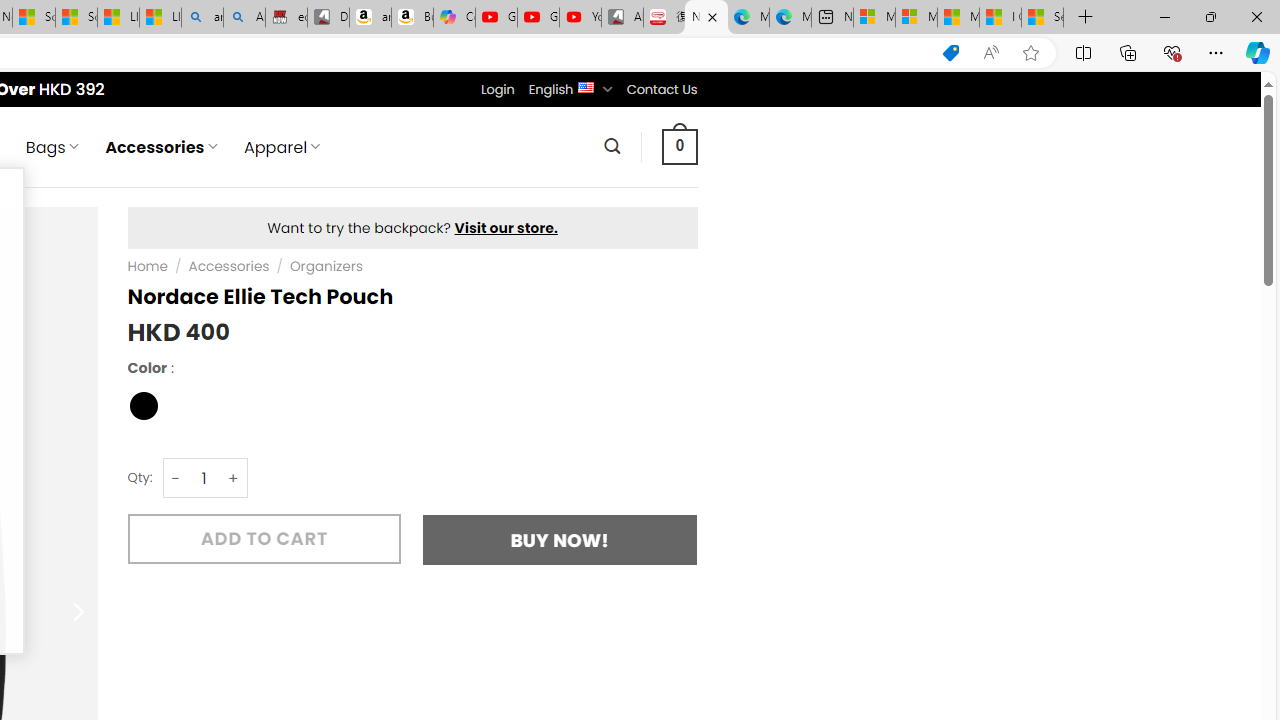 The height and width of the screenshot is (720, 1280). Describe the element at coordinates (679, 145) in the screenshot. I see `'  0  '` at that location.